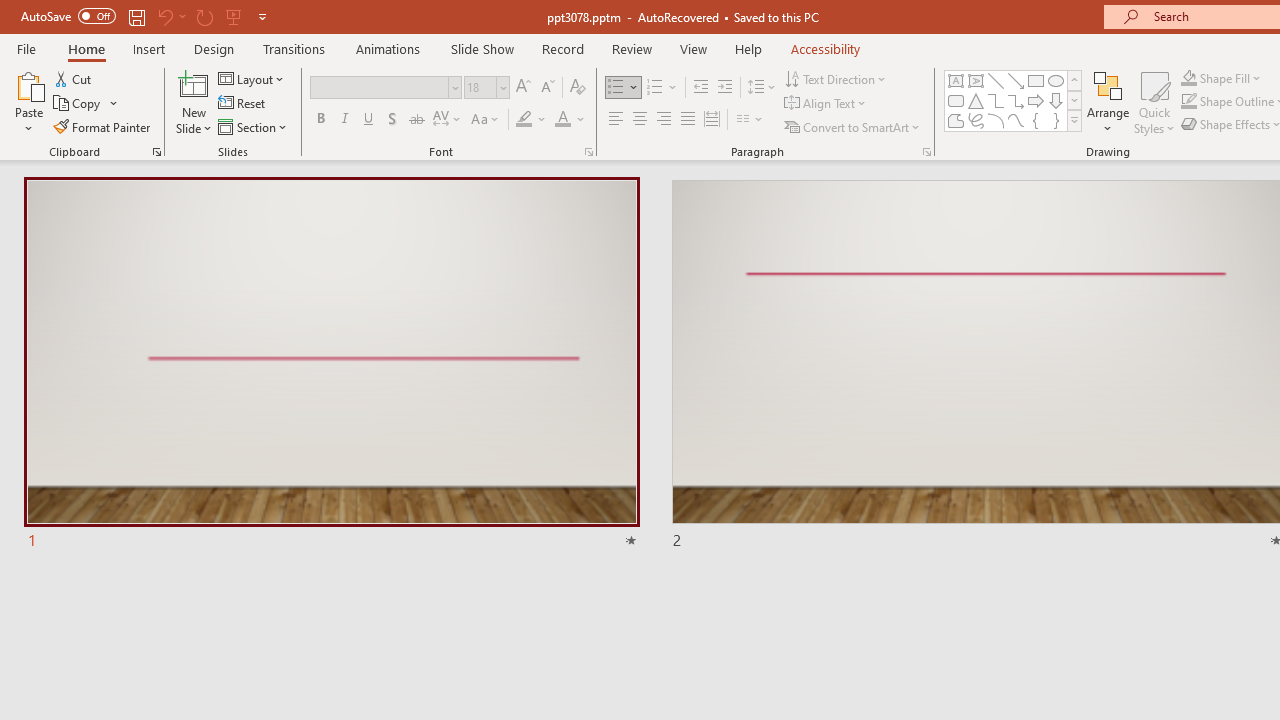 The image size is (1280, 720). Describe the element at coordinates (1036, 120) in the screenshot. I see `'Left Brace'` at that location.